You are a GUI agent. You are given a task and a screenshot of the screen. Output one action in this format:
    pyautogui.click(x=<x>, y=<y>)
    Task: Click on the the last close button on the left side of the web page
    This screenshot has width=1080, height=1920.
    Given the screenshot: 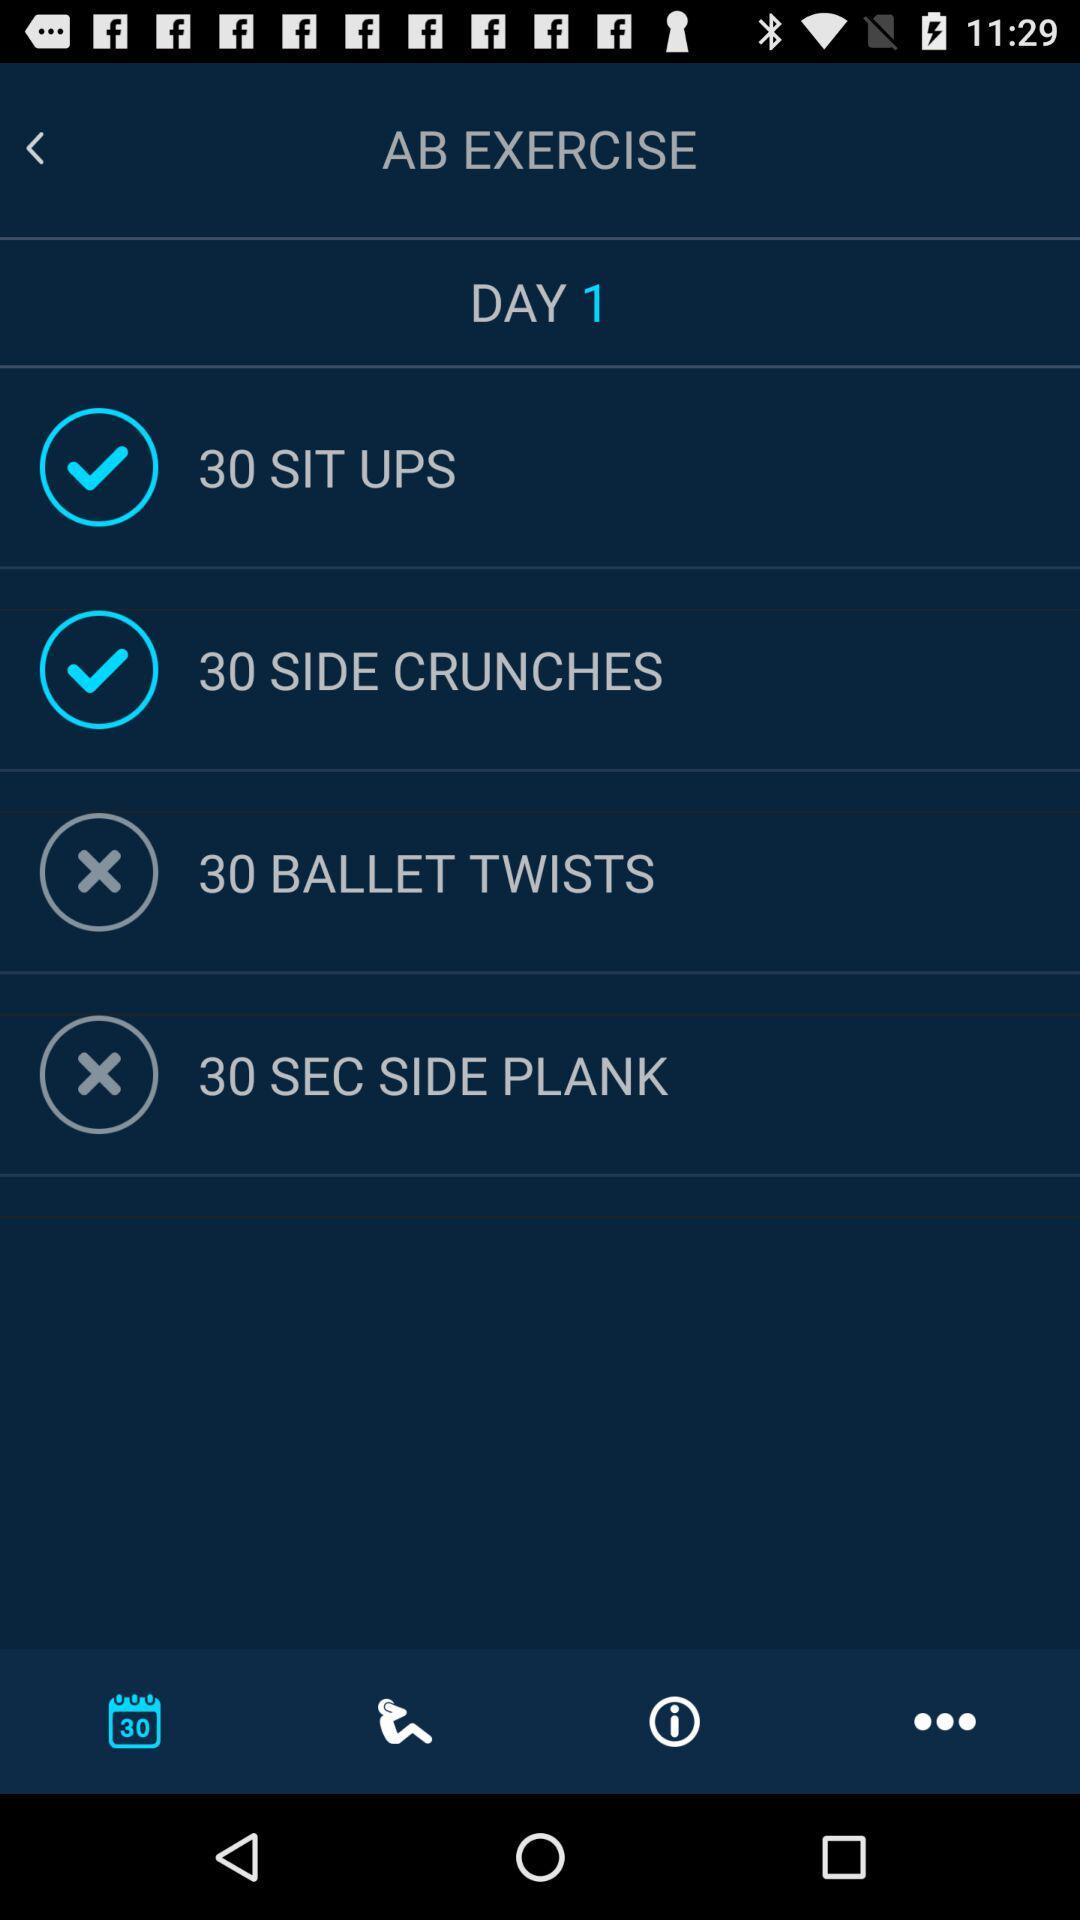 What is the action you would take?
    pyautogui.click(x=99, y=1074)
    